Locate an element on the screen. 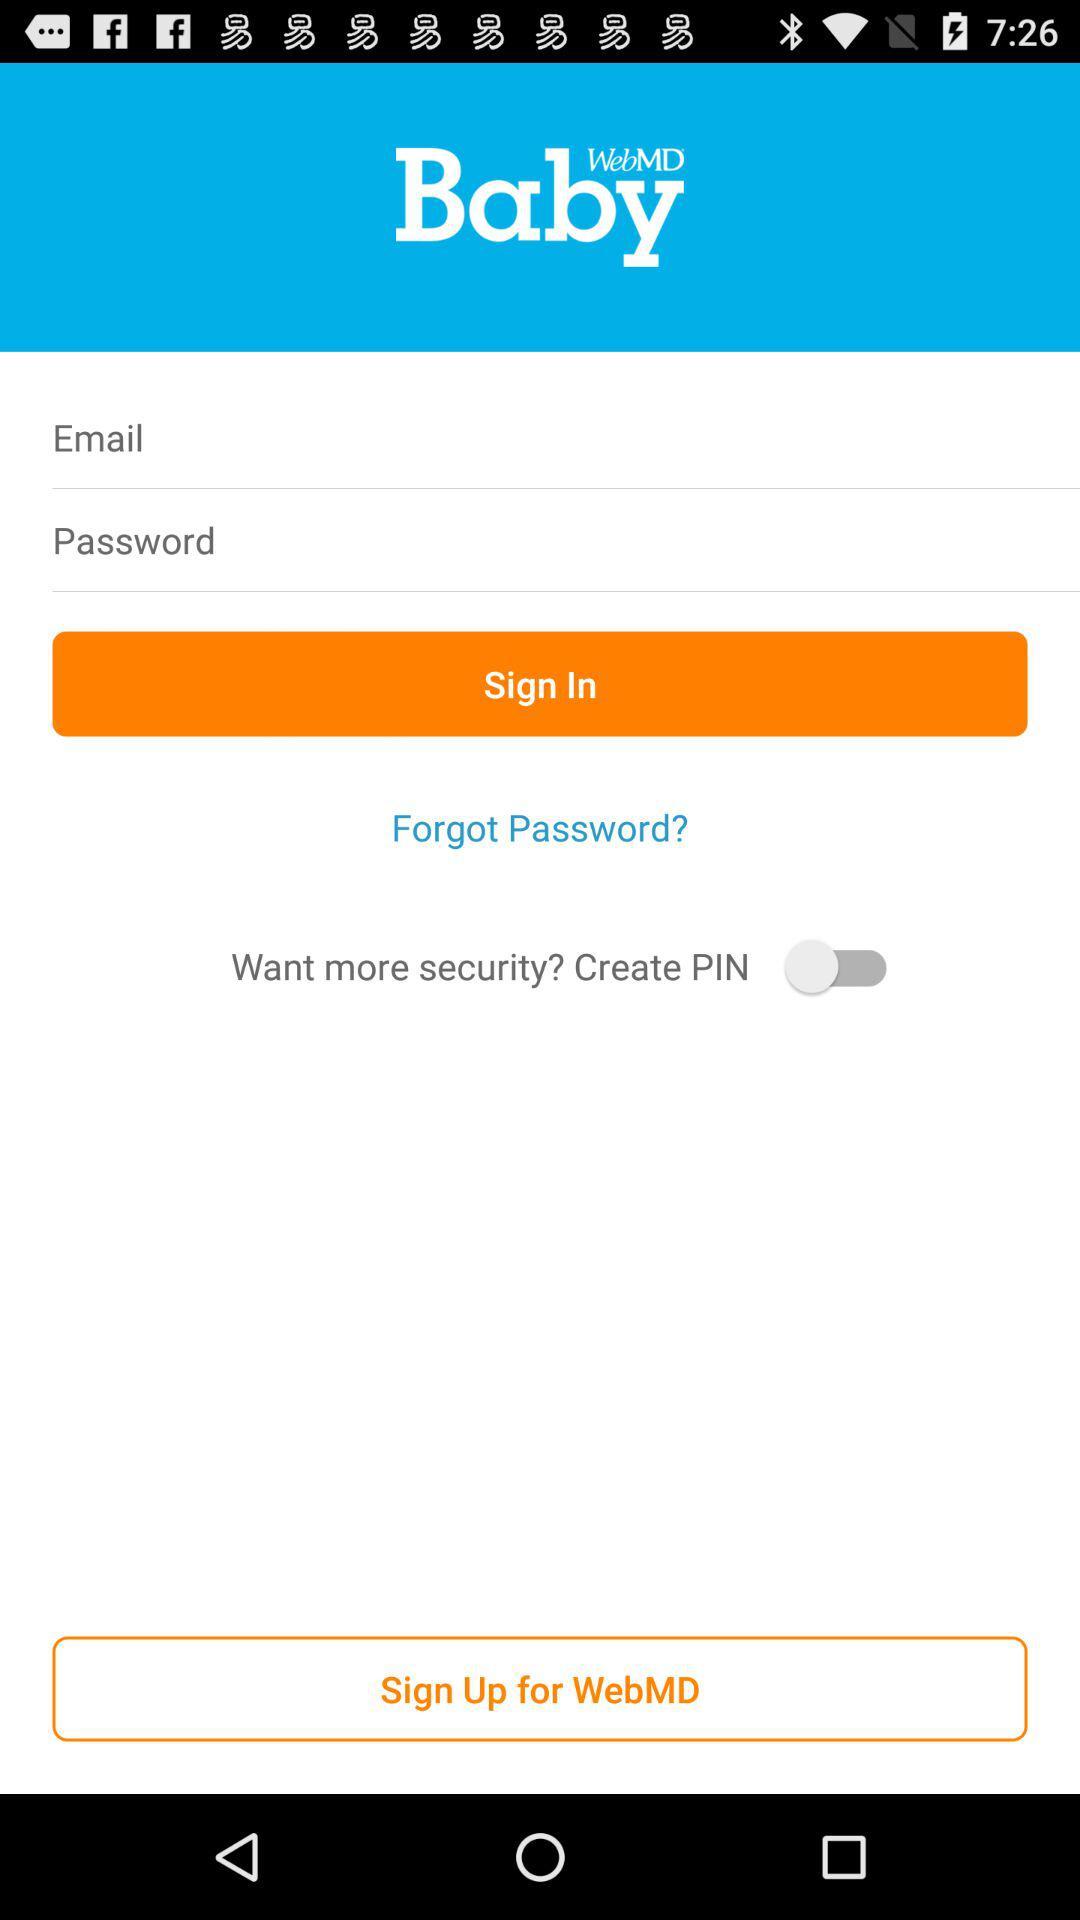 The height and width of the screenshot is (1920, 1080). forgot password? item is located at coordinates (540, 827).